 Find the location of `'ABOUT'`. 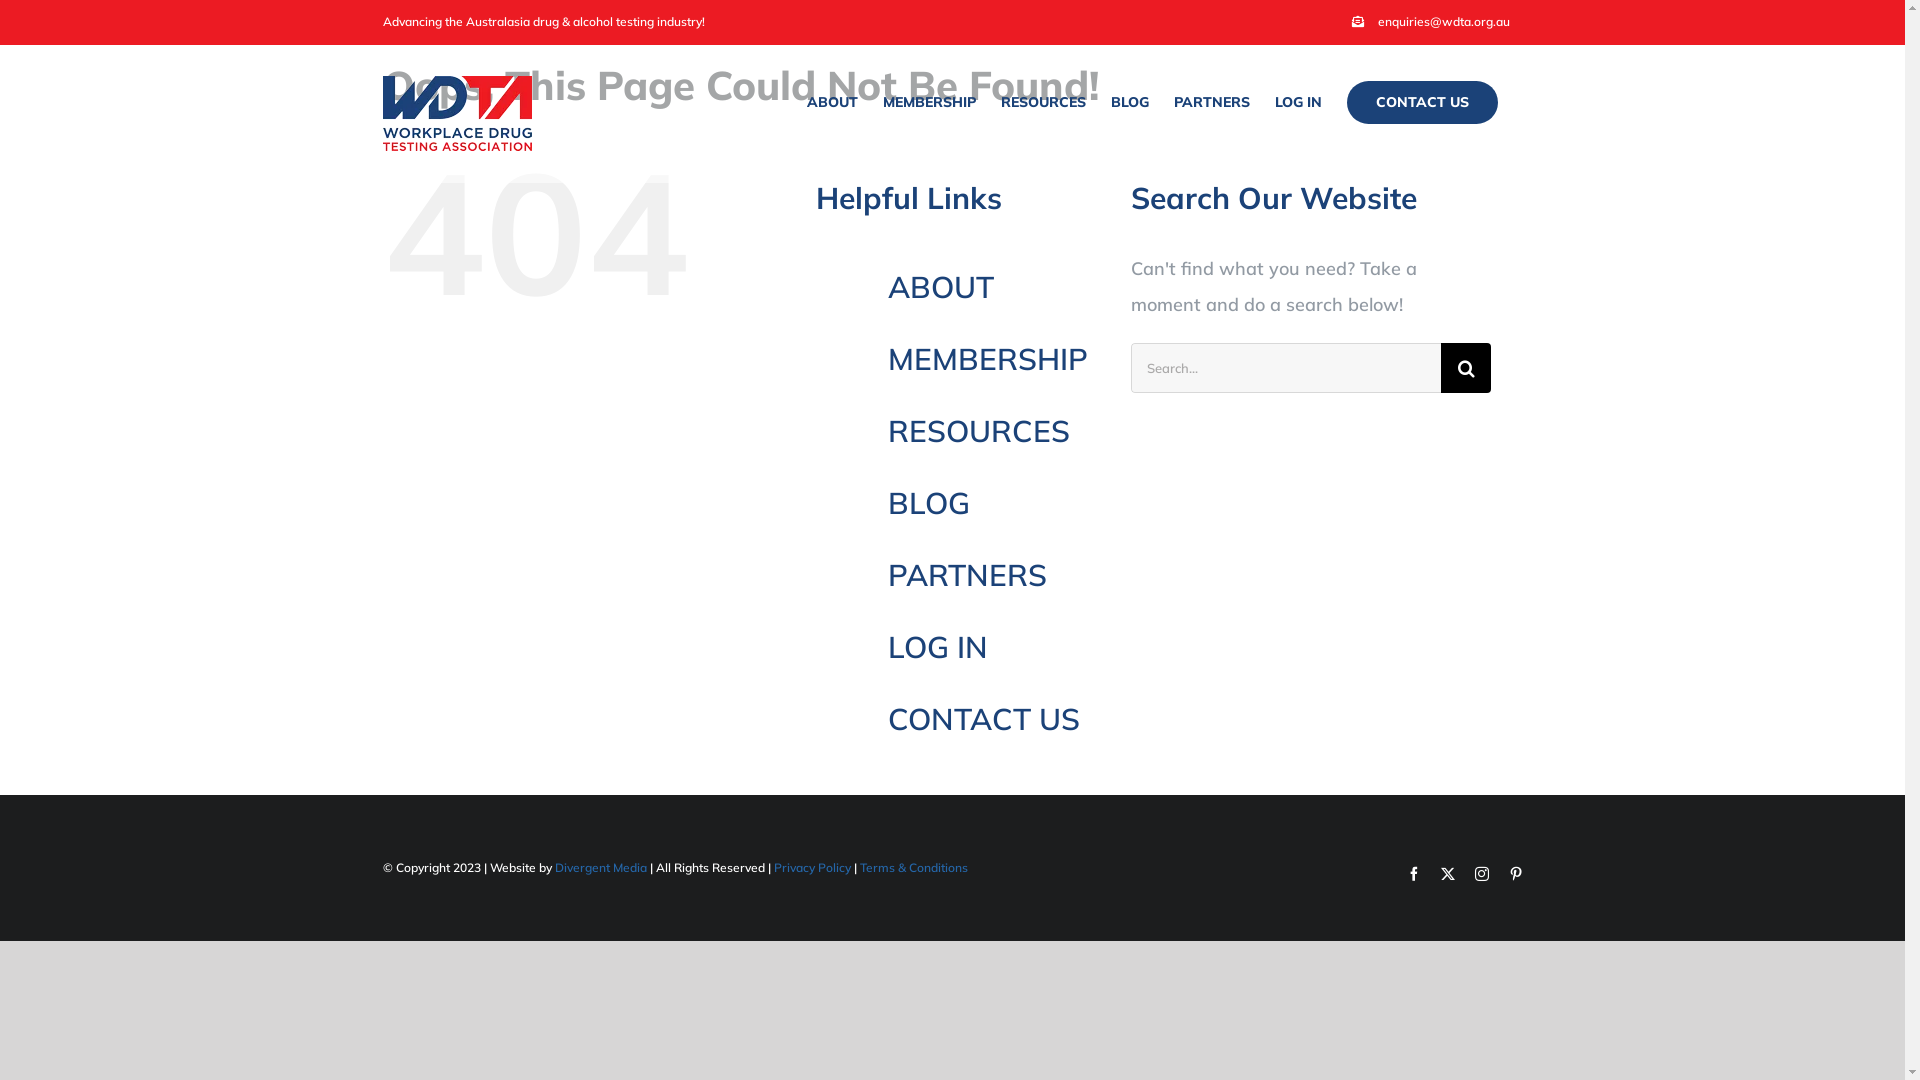

'ABOUT' is located at coordinates (831, 101).